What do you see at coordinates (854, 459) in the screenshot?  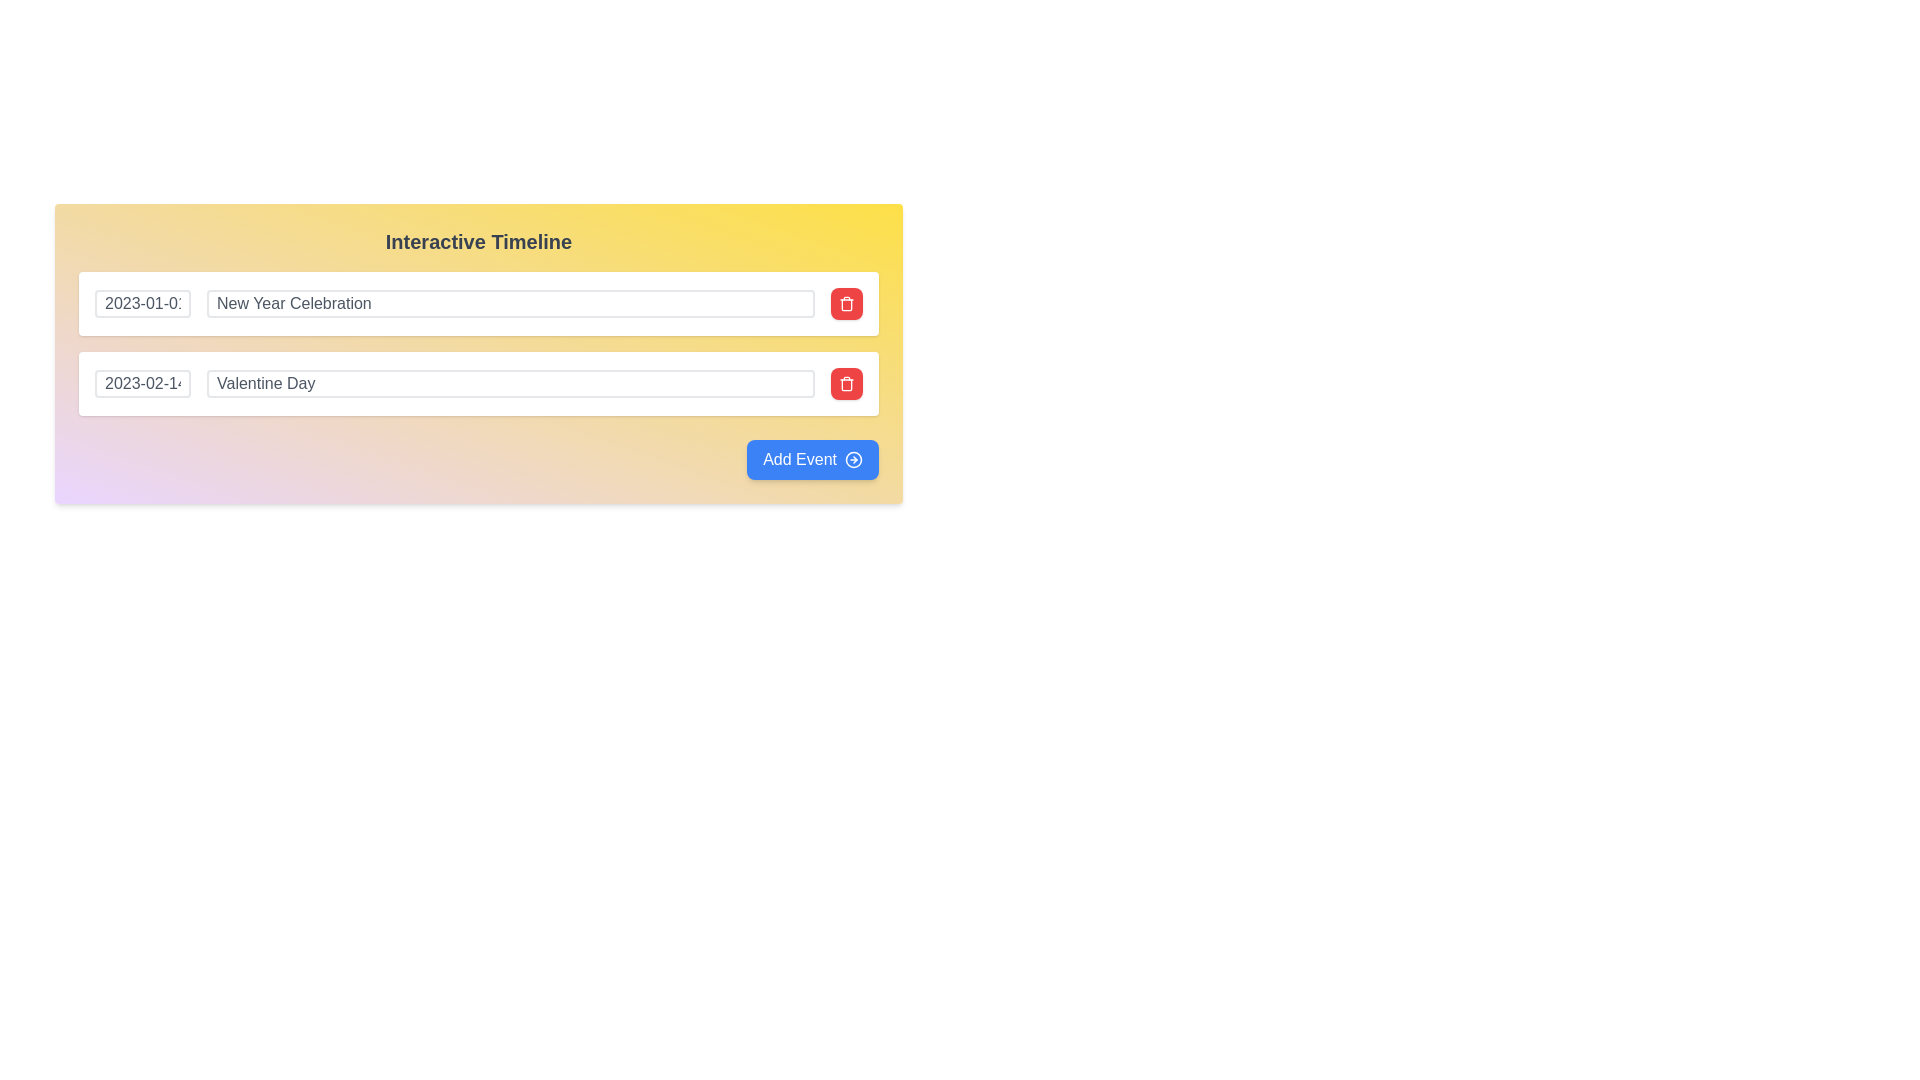 I see `the decorative graphic circle within the 'Add Event' button, which visually complements its interactive functionality` at bounding box center [854, 459].